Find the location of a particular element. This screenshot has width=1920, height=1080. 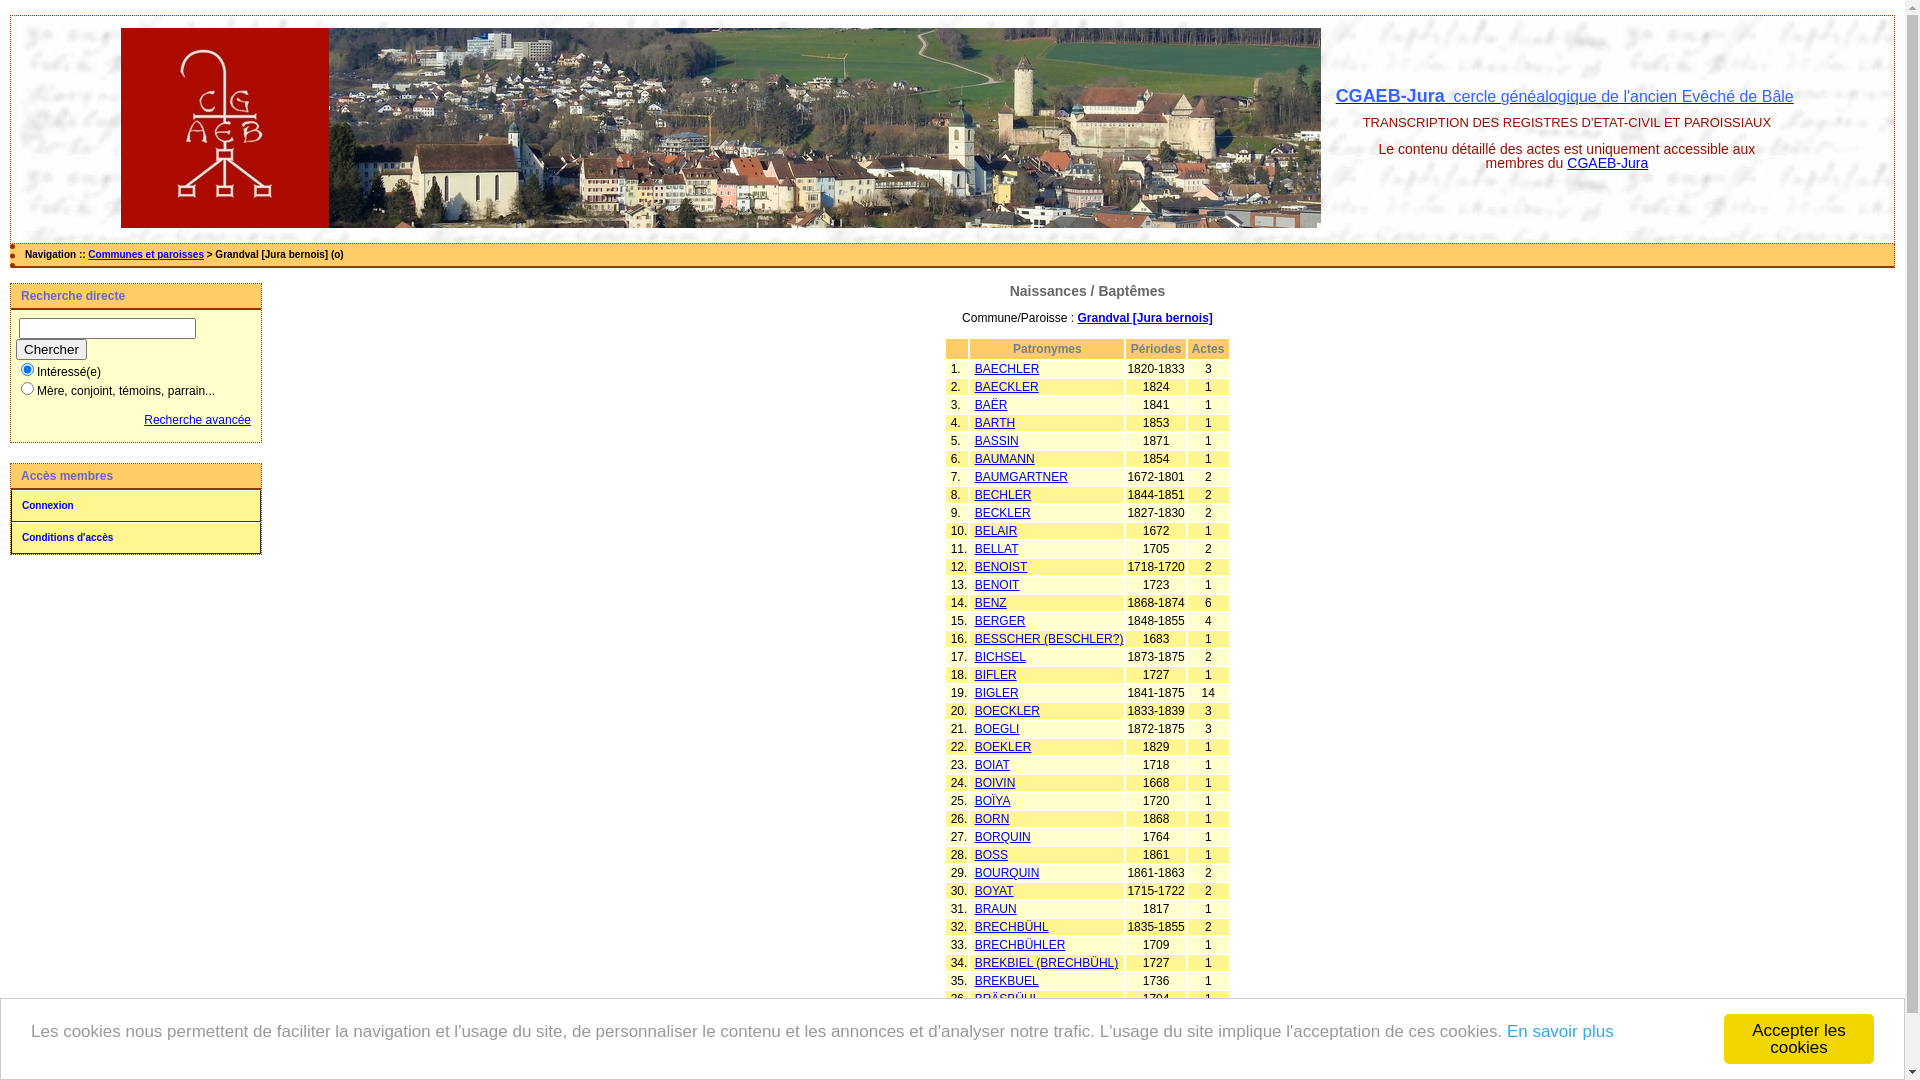

'BOYAT' is located at coordinates (974, 890).